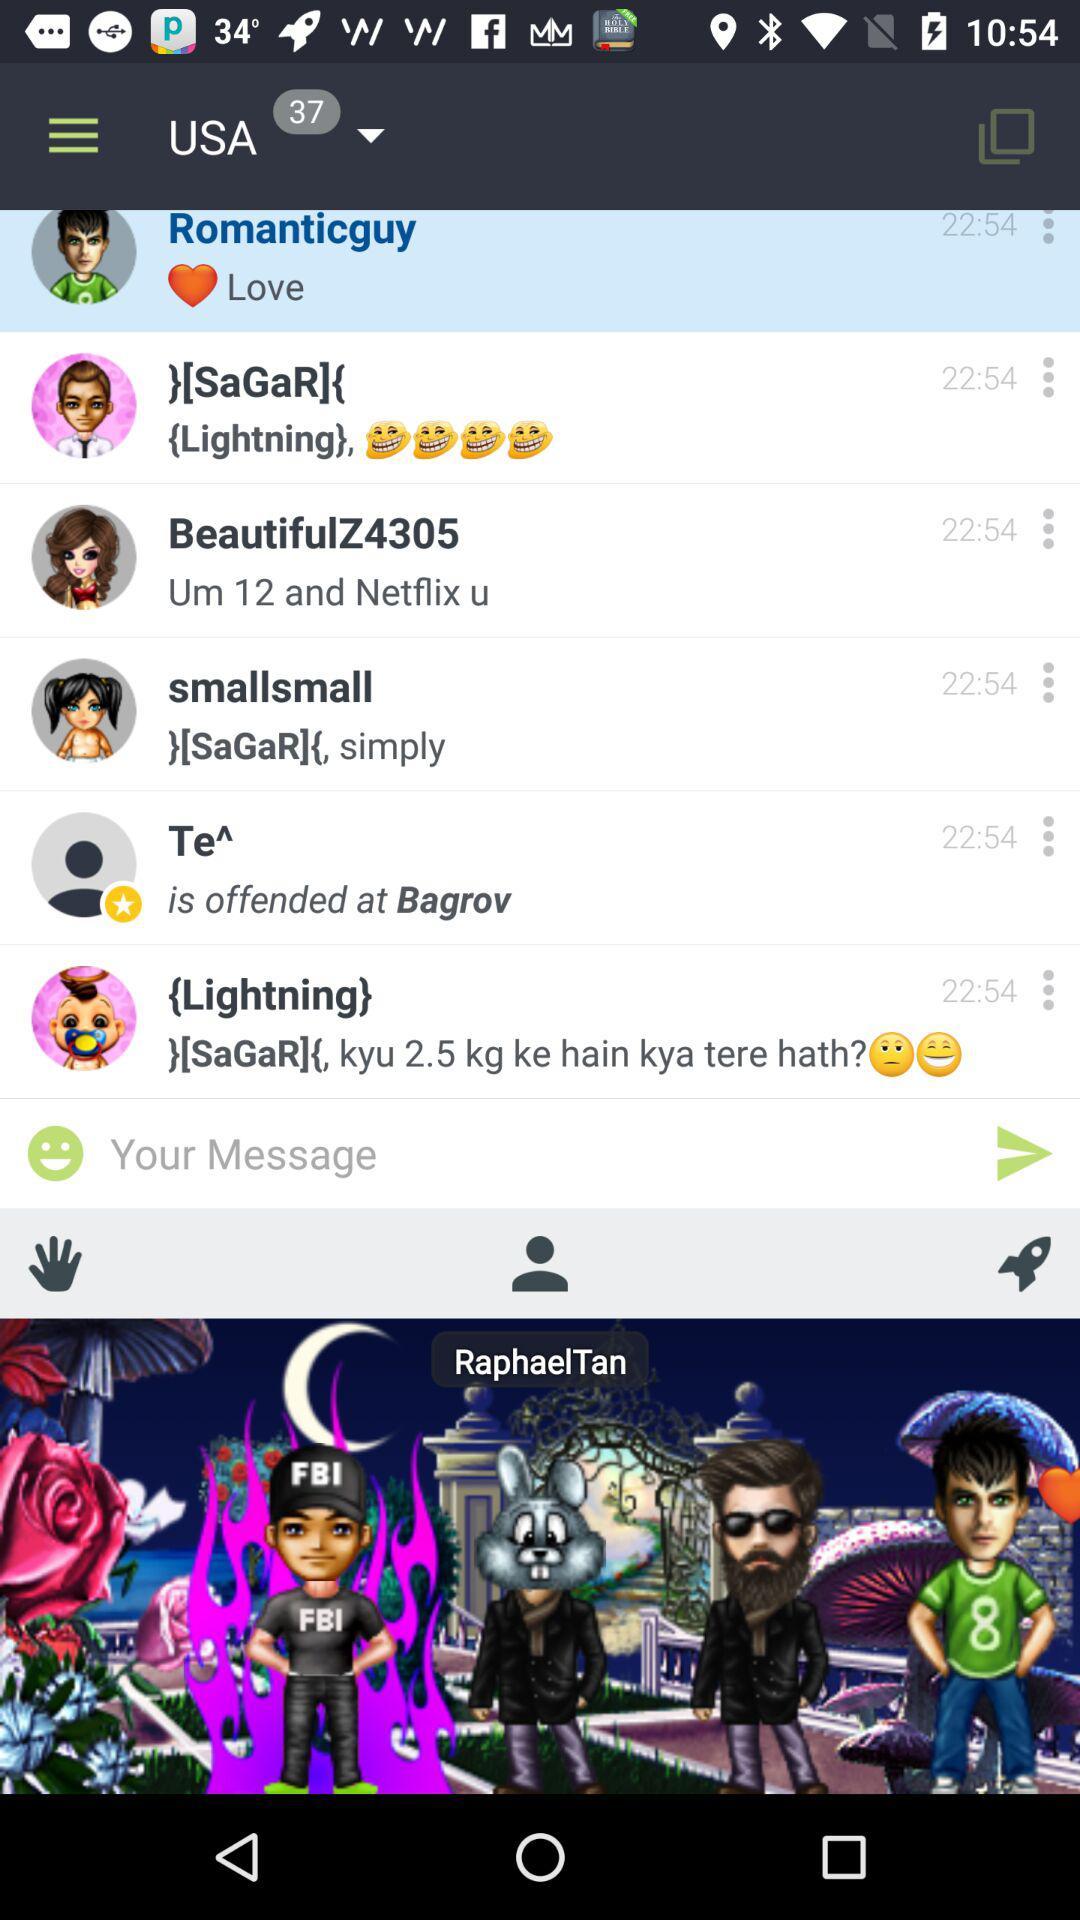 The width and height of the screenshot is (1080, 1920). What do you see at coordinates (1047, 682) in the screenshot?
I see `the more icon` at bounding box center [1047, 682].